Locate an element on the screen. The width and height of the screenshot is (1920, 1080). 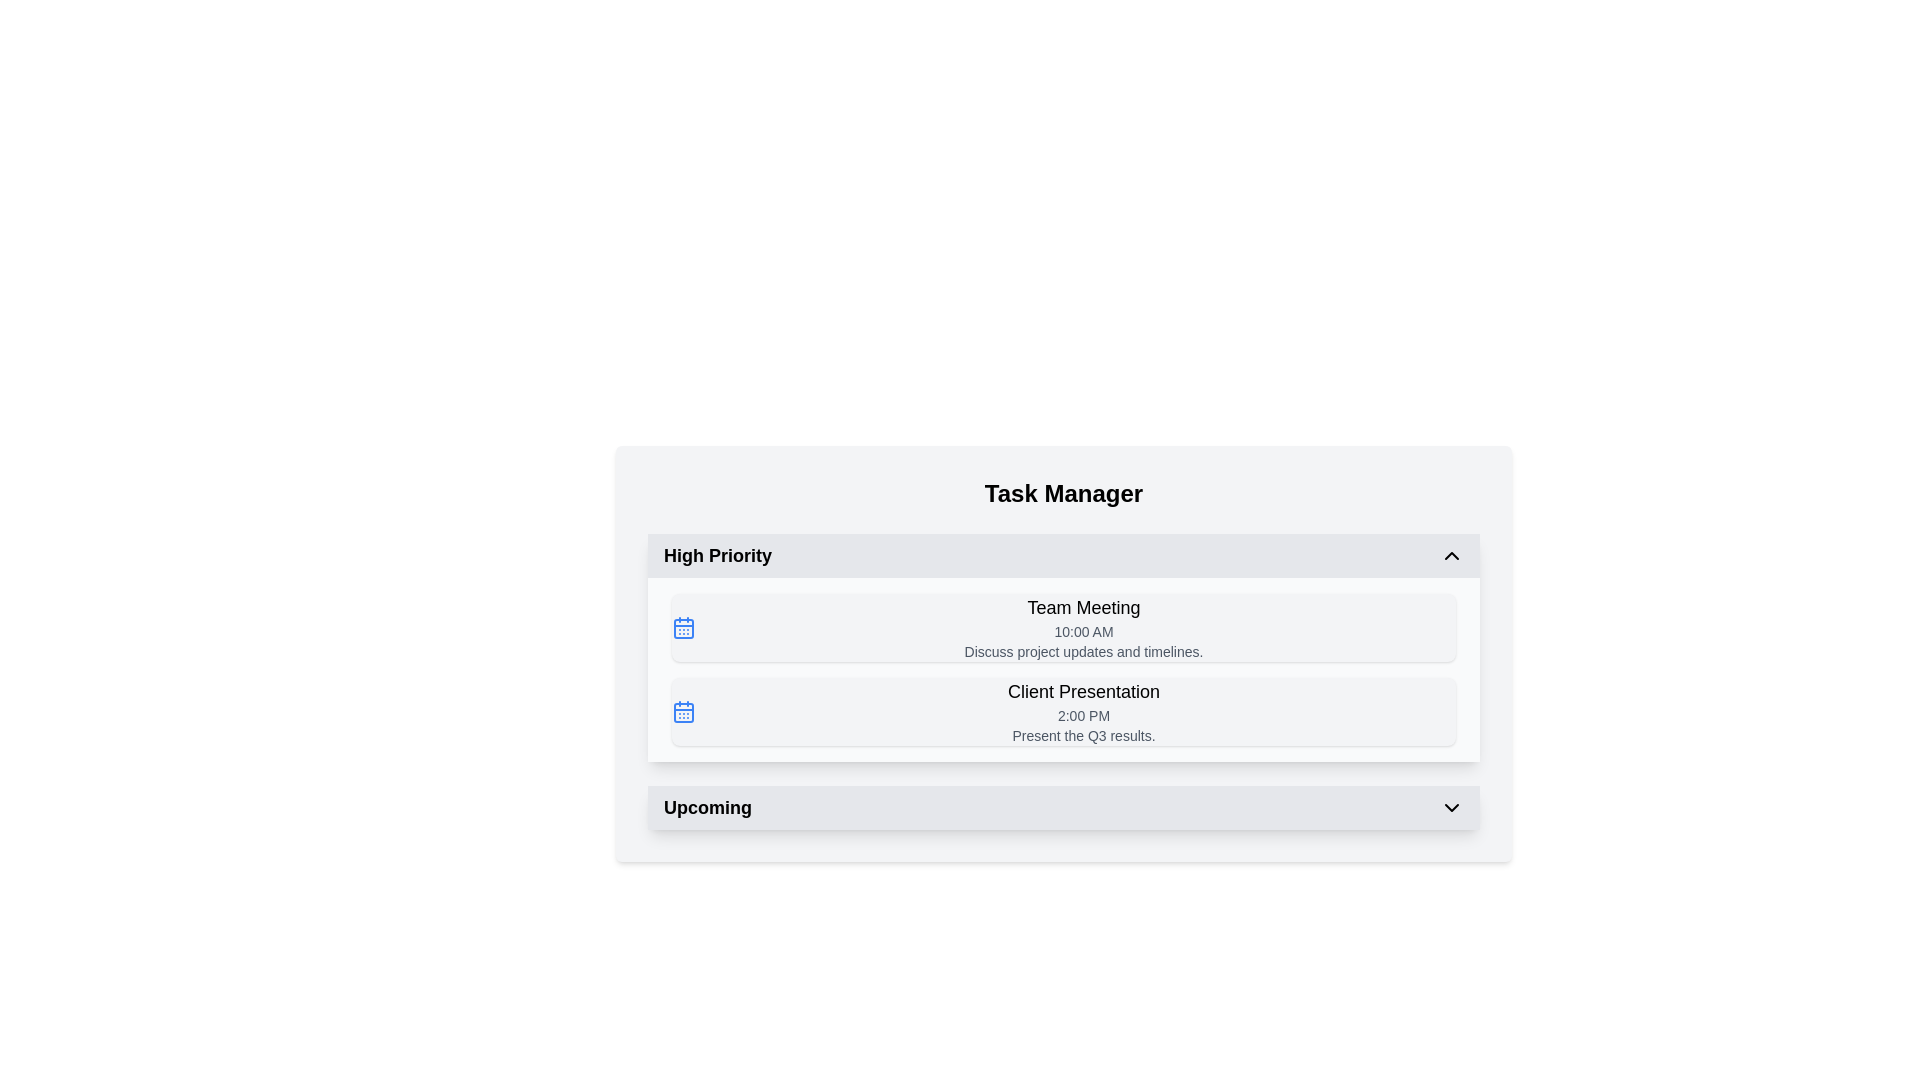
text displayed in the high-priority task title located in the 'Task Manager' panel, specifically above the '10:00 AM' text is located at coordinates (1083, 607).